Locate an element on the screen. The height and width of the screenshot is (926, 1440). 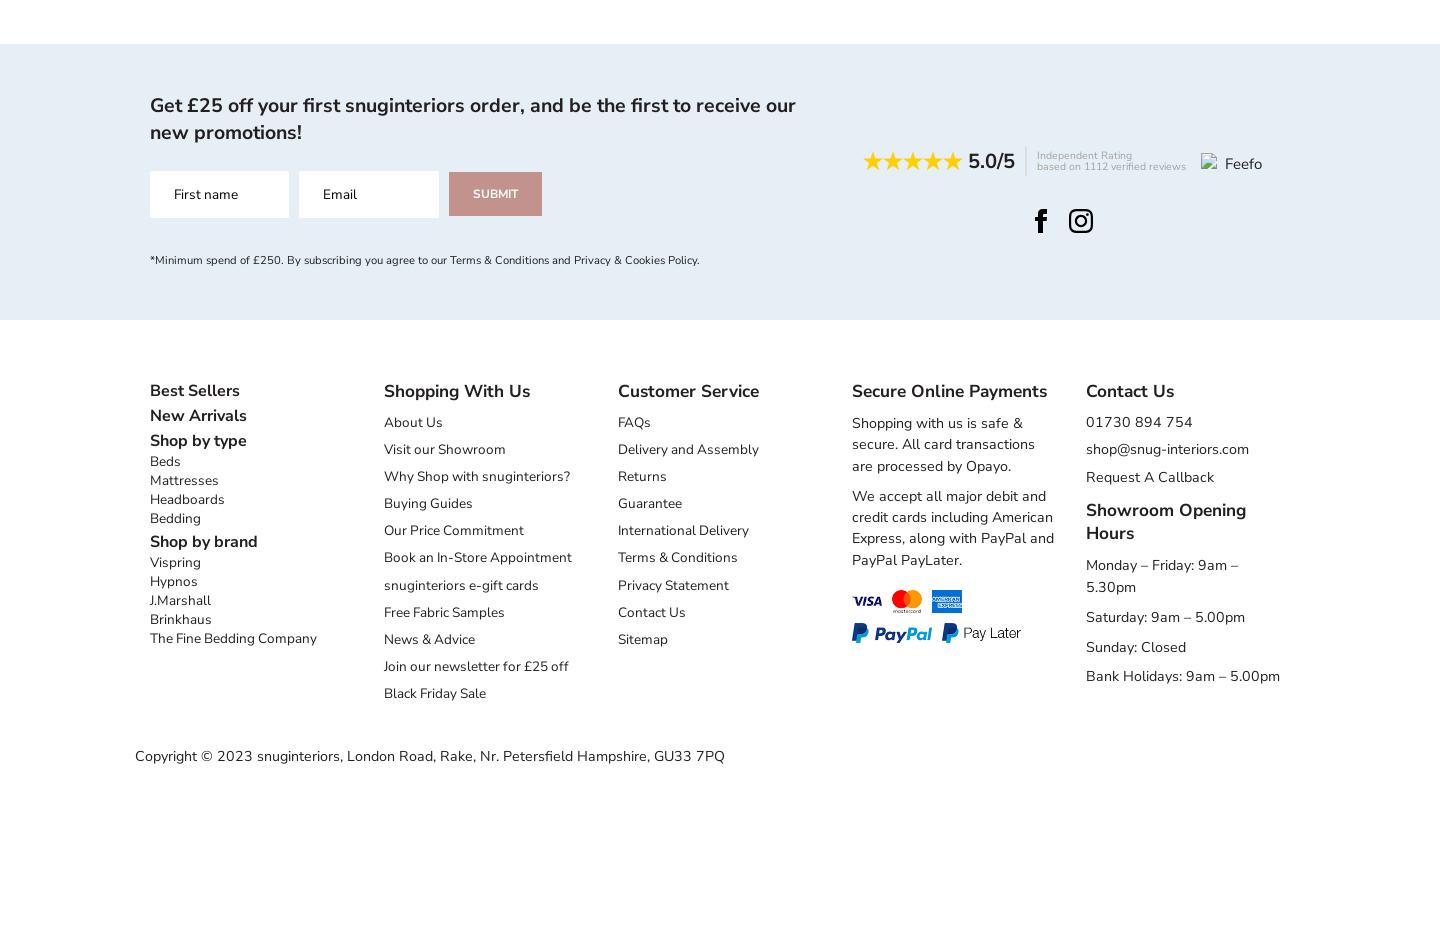
'01730 894 754' is located at coordinates (1138, 421).